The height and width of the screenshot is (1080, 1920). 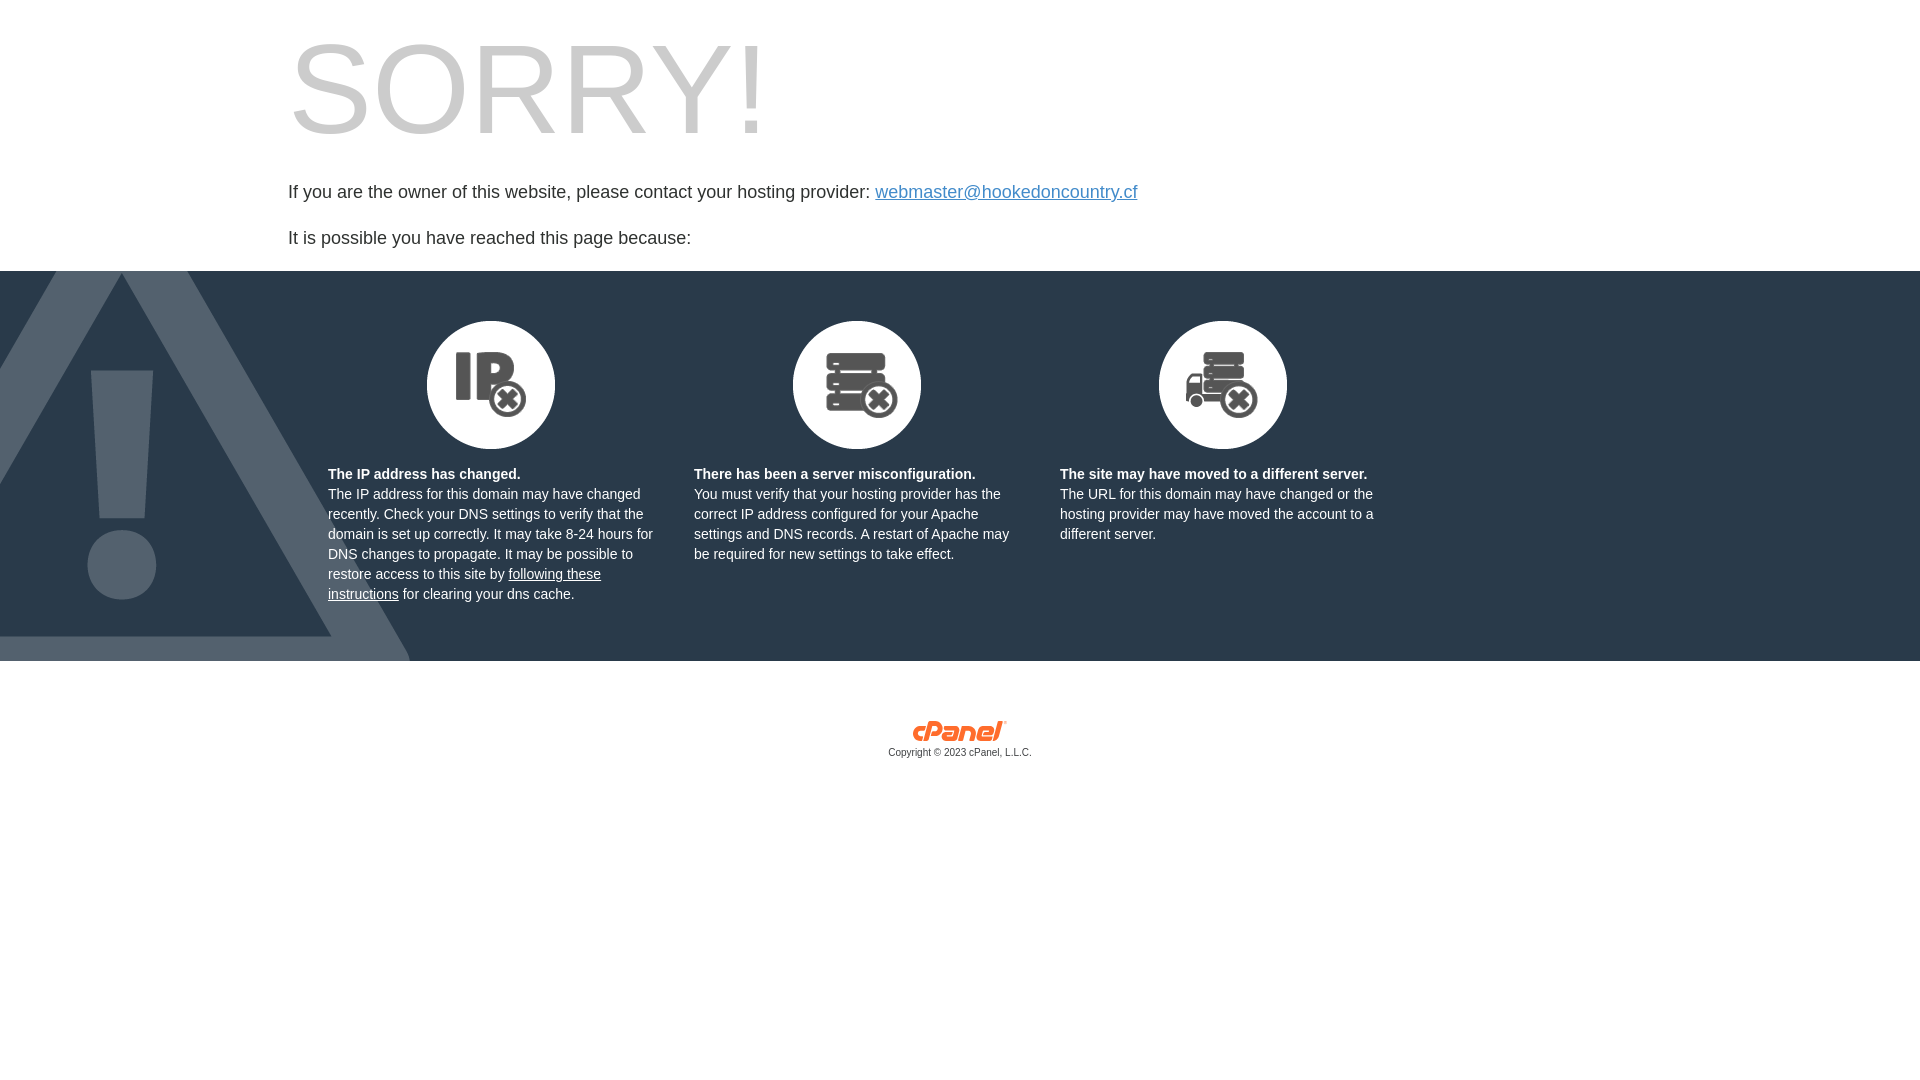 What do you see at coordinates (463, 583) in the screenshot?
I see `'following these instructions'` at bounding box center [463, 583].